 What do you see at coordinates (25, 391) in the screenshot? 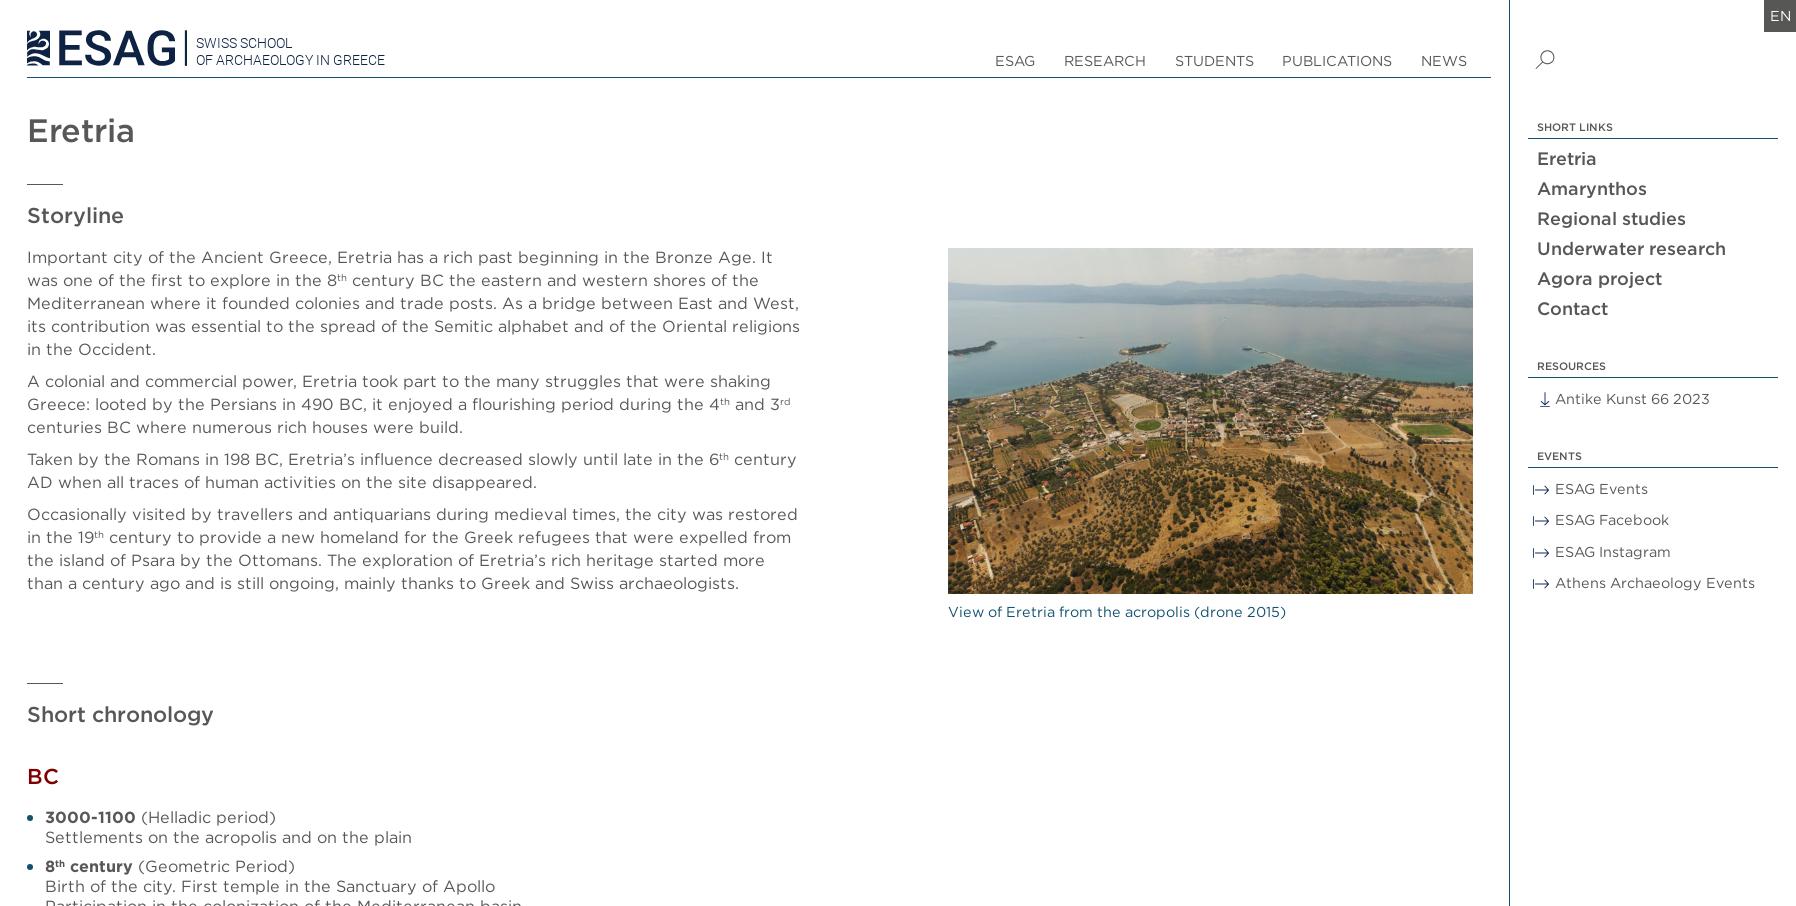
I see `'A colonial and commercial power, Eretria took part to the many struggles that were shaking Greece: looted by the Persians in 490 BC, it enjoyed a flourishing period during the 4'` at bounding box center [25, 391].